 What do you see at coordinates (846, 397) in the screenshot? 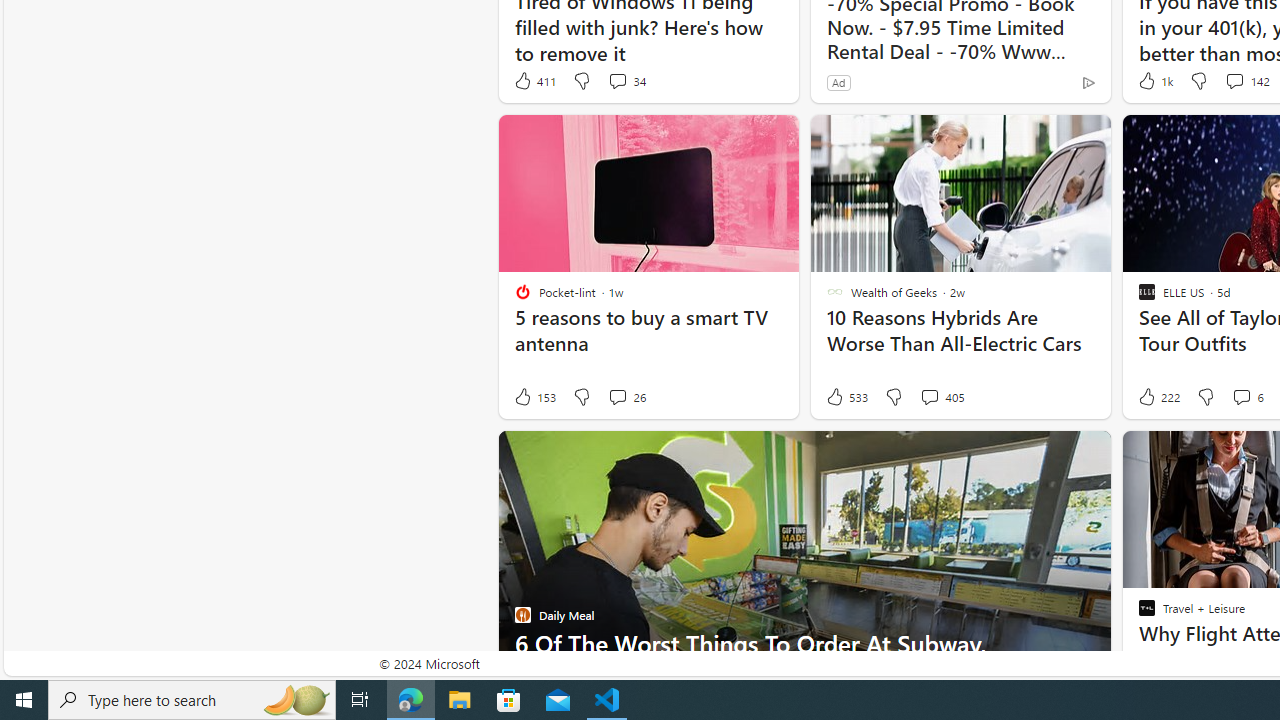
I see `'533 Like'` at bounding box center [846, 397].